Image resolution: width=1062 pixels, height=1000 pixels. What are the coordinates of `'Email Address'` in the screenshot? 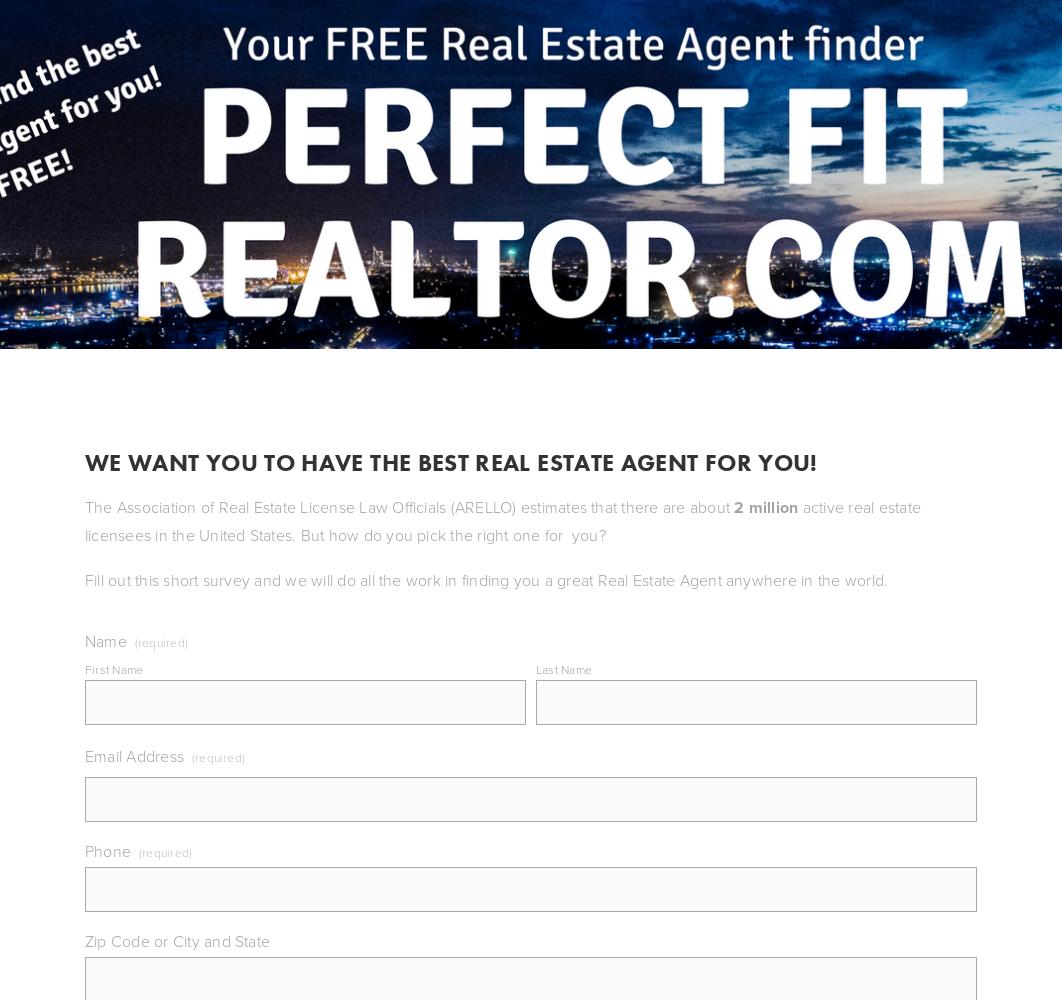 It's located at (134, 755).